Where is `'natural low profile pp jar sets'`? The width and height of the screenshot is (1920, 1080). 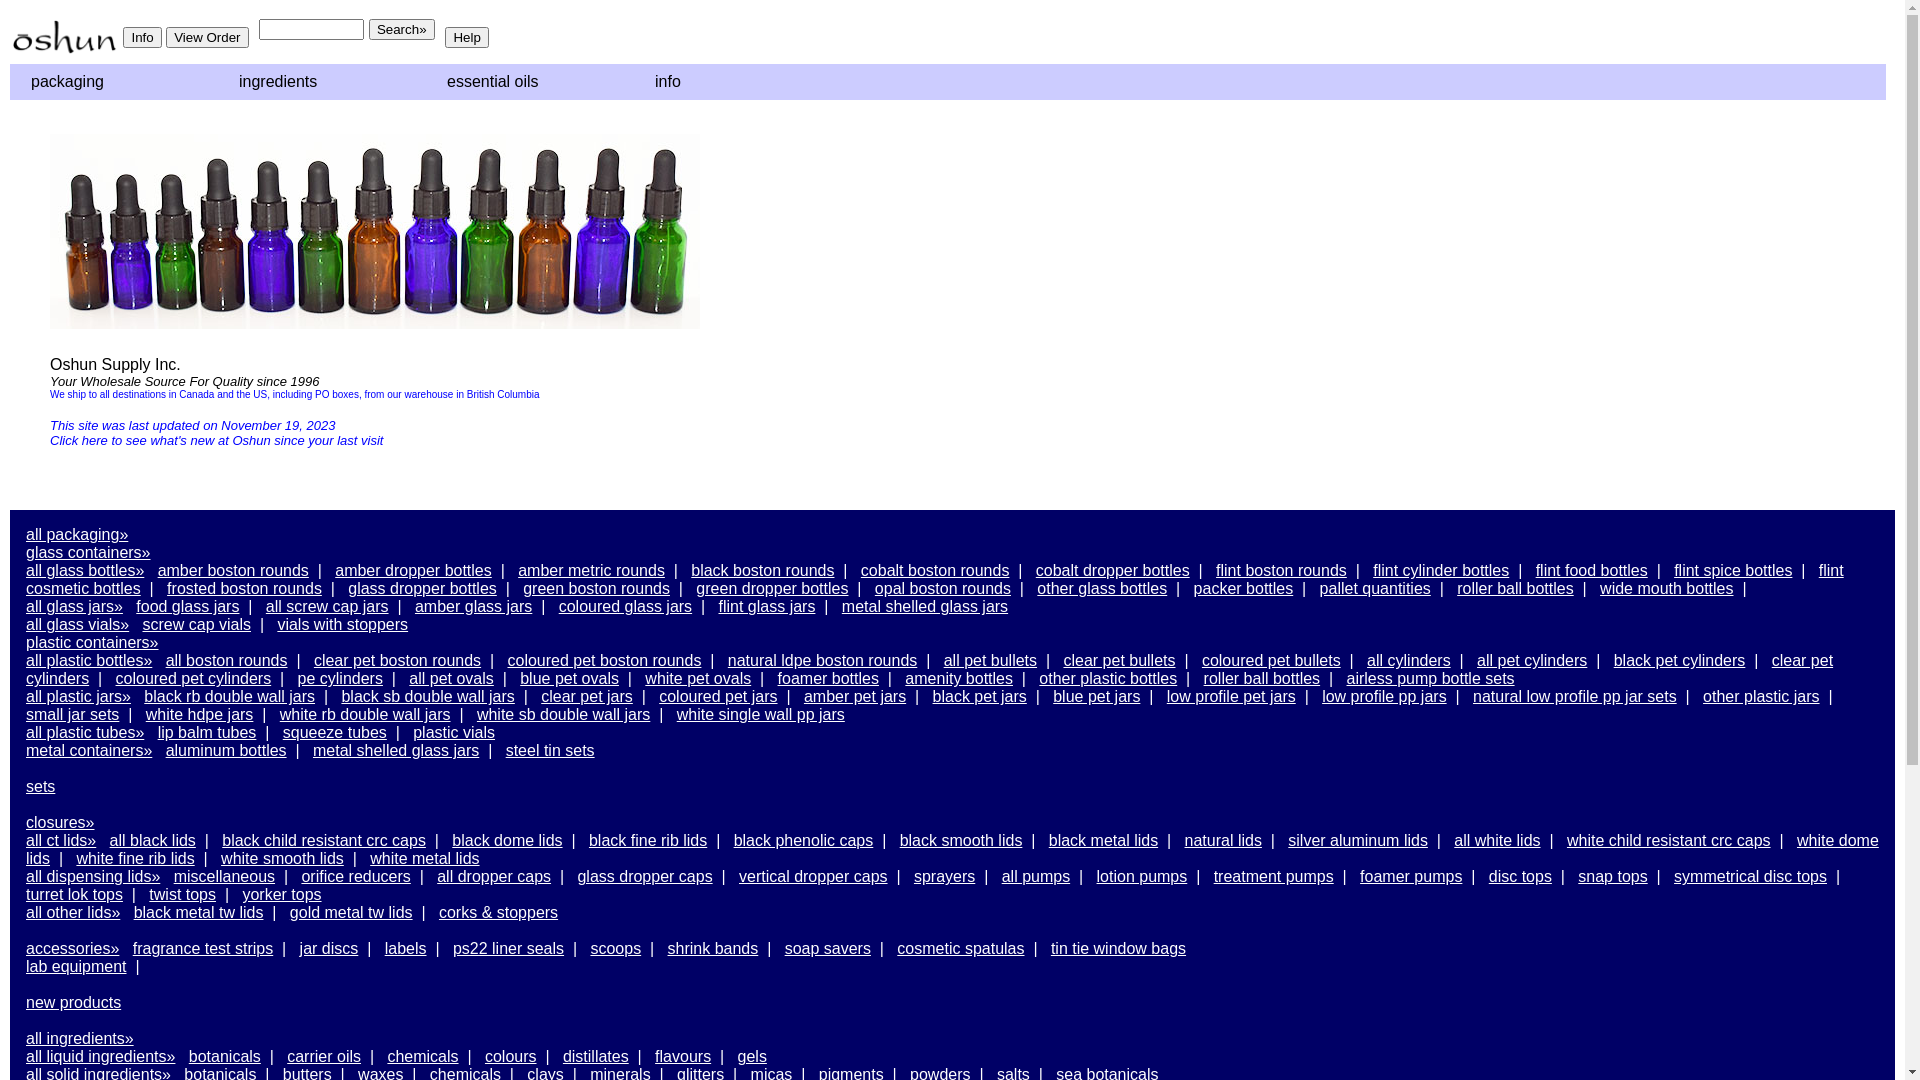 'natural low profile pp jar sets' is located at coordinates (1573, 695).